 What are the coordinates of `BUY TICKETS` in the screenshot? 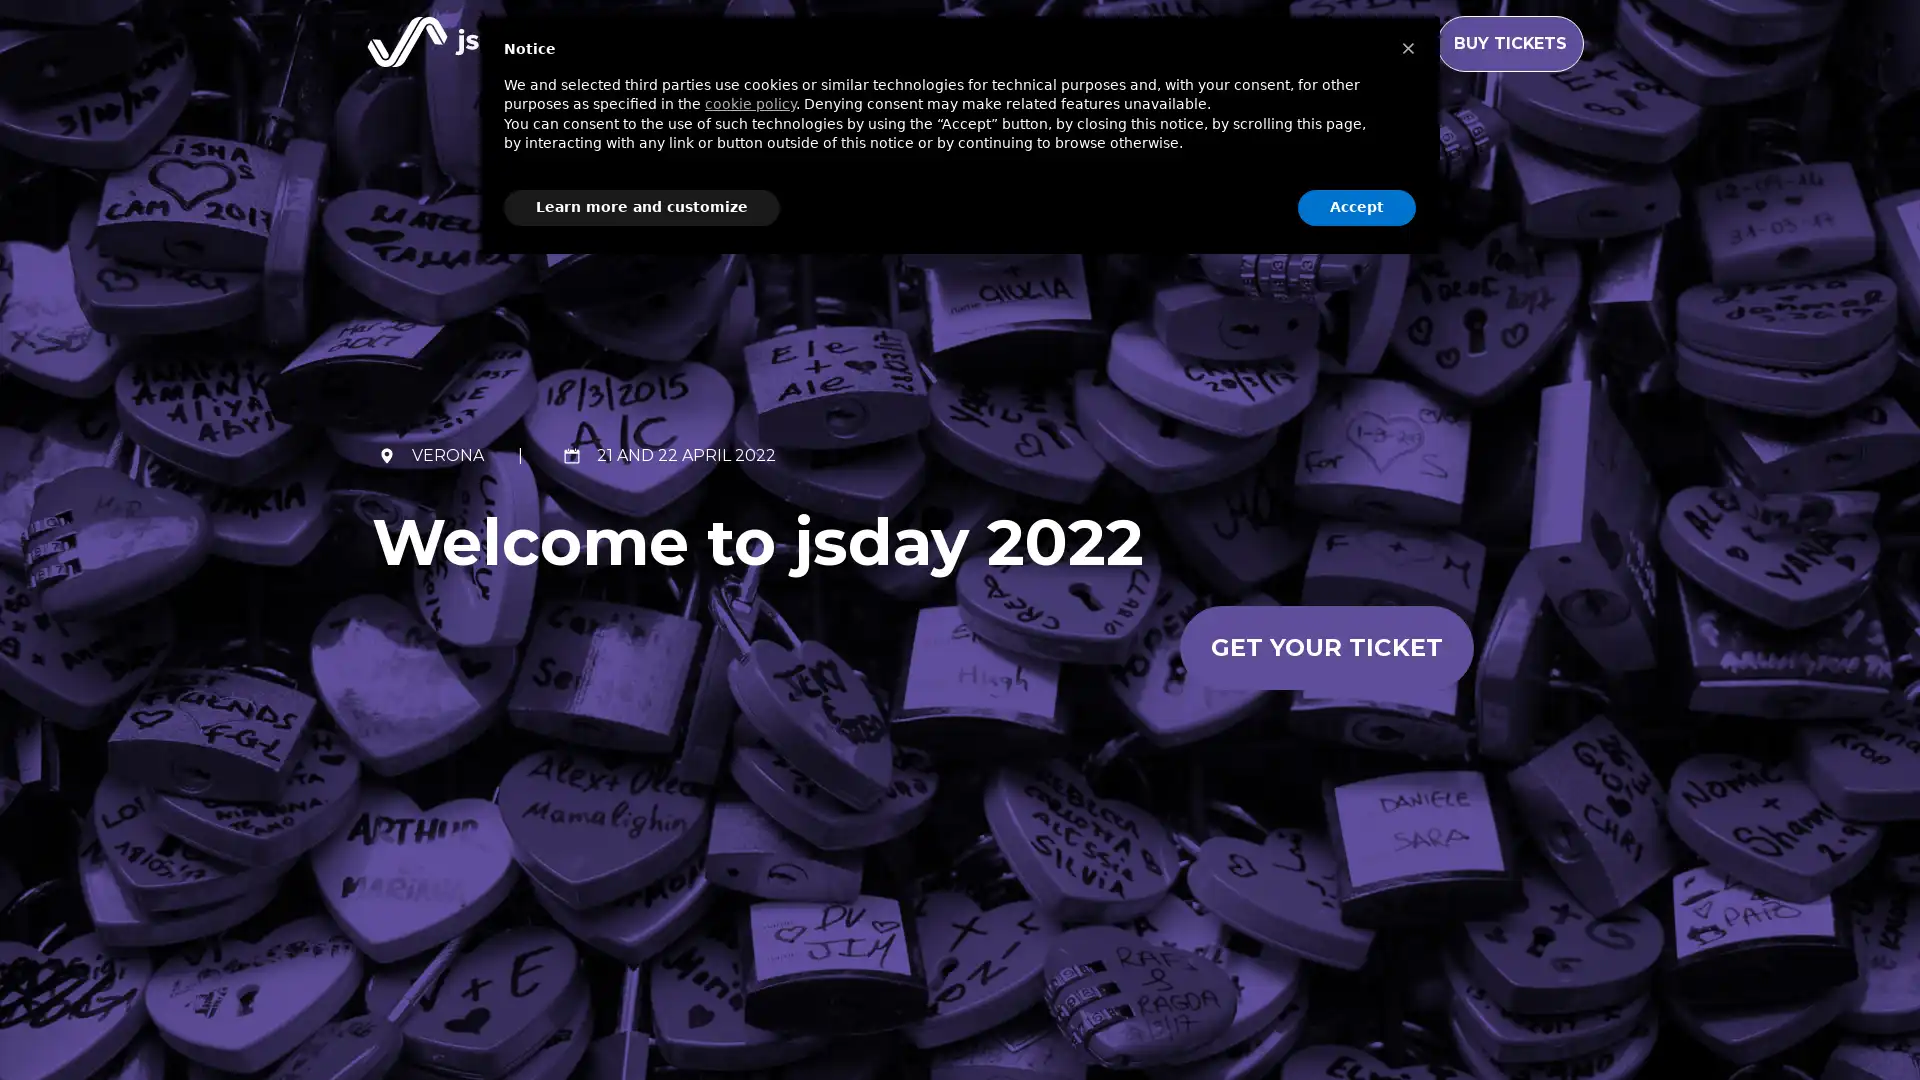 It's located at (1510, 43).